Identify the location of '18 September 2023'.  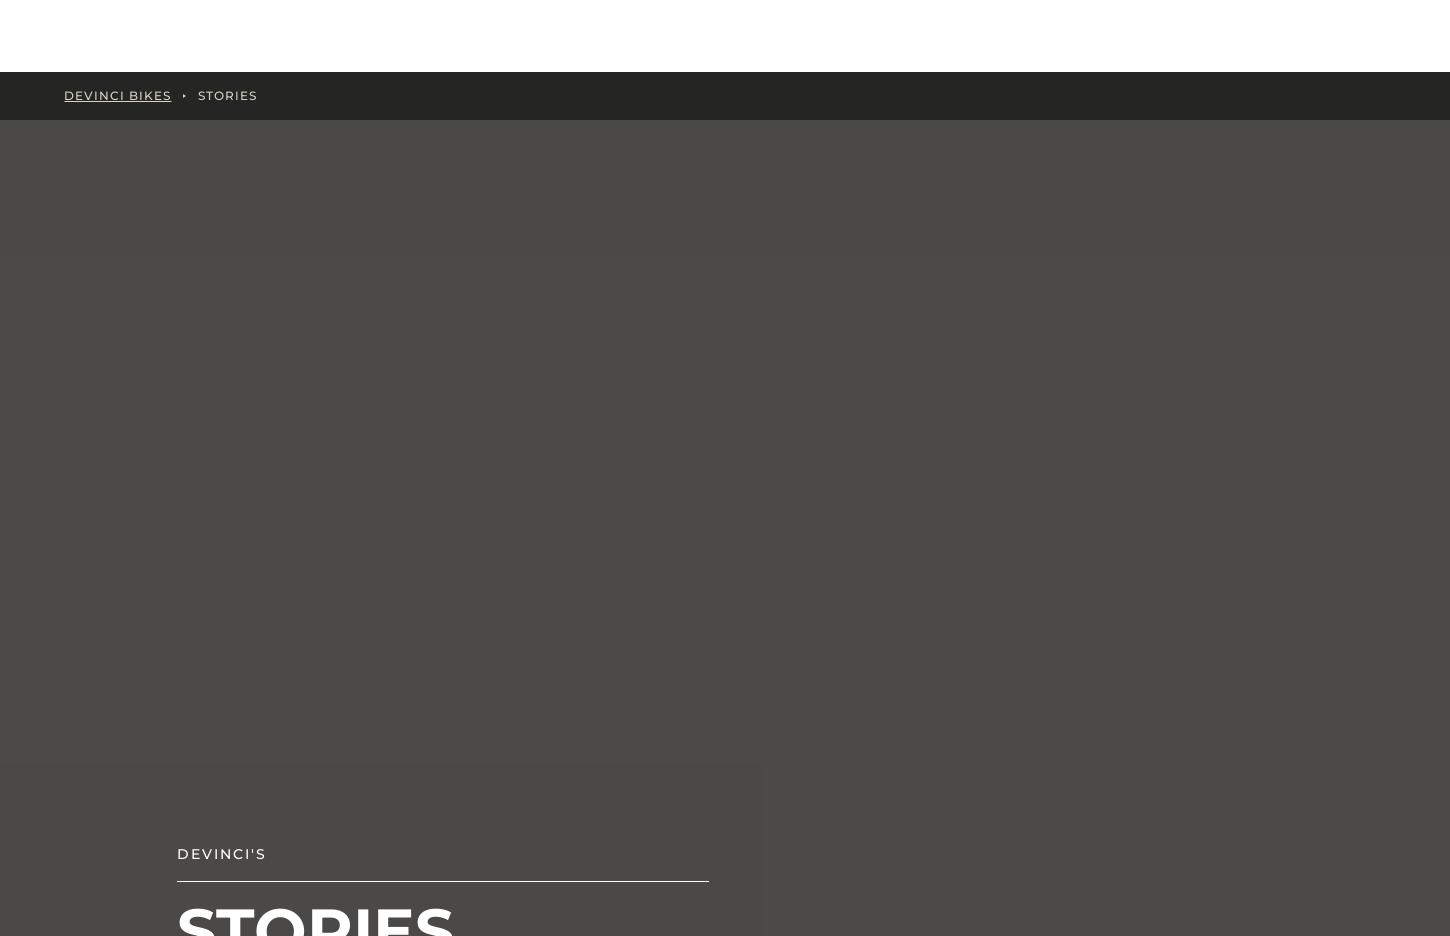
(1148, 389).